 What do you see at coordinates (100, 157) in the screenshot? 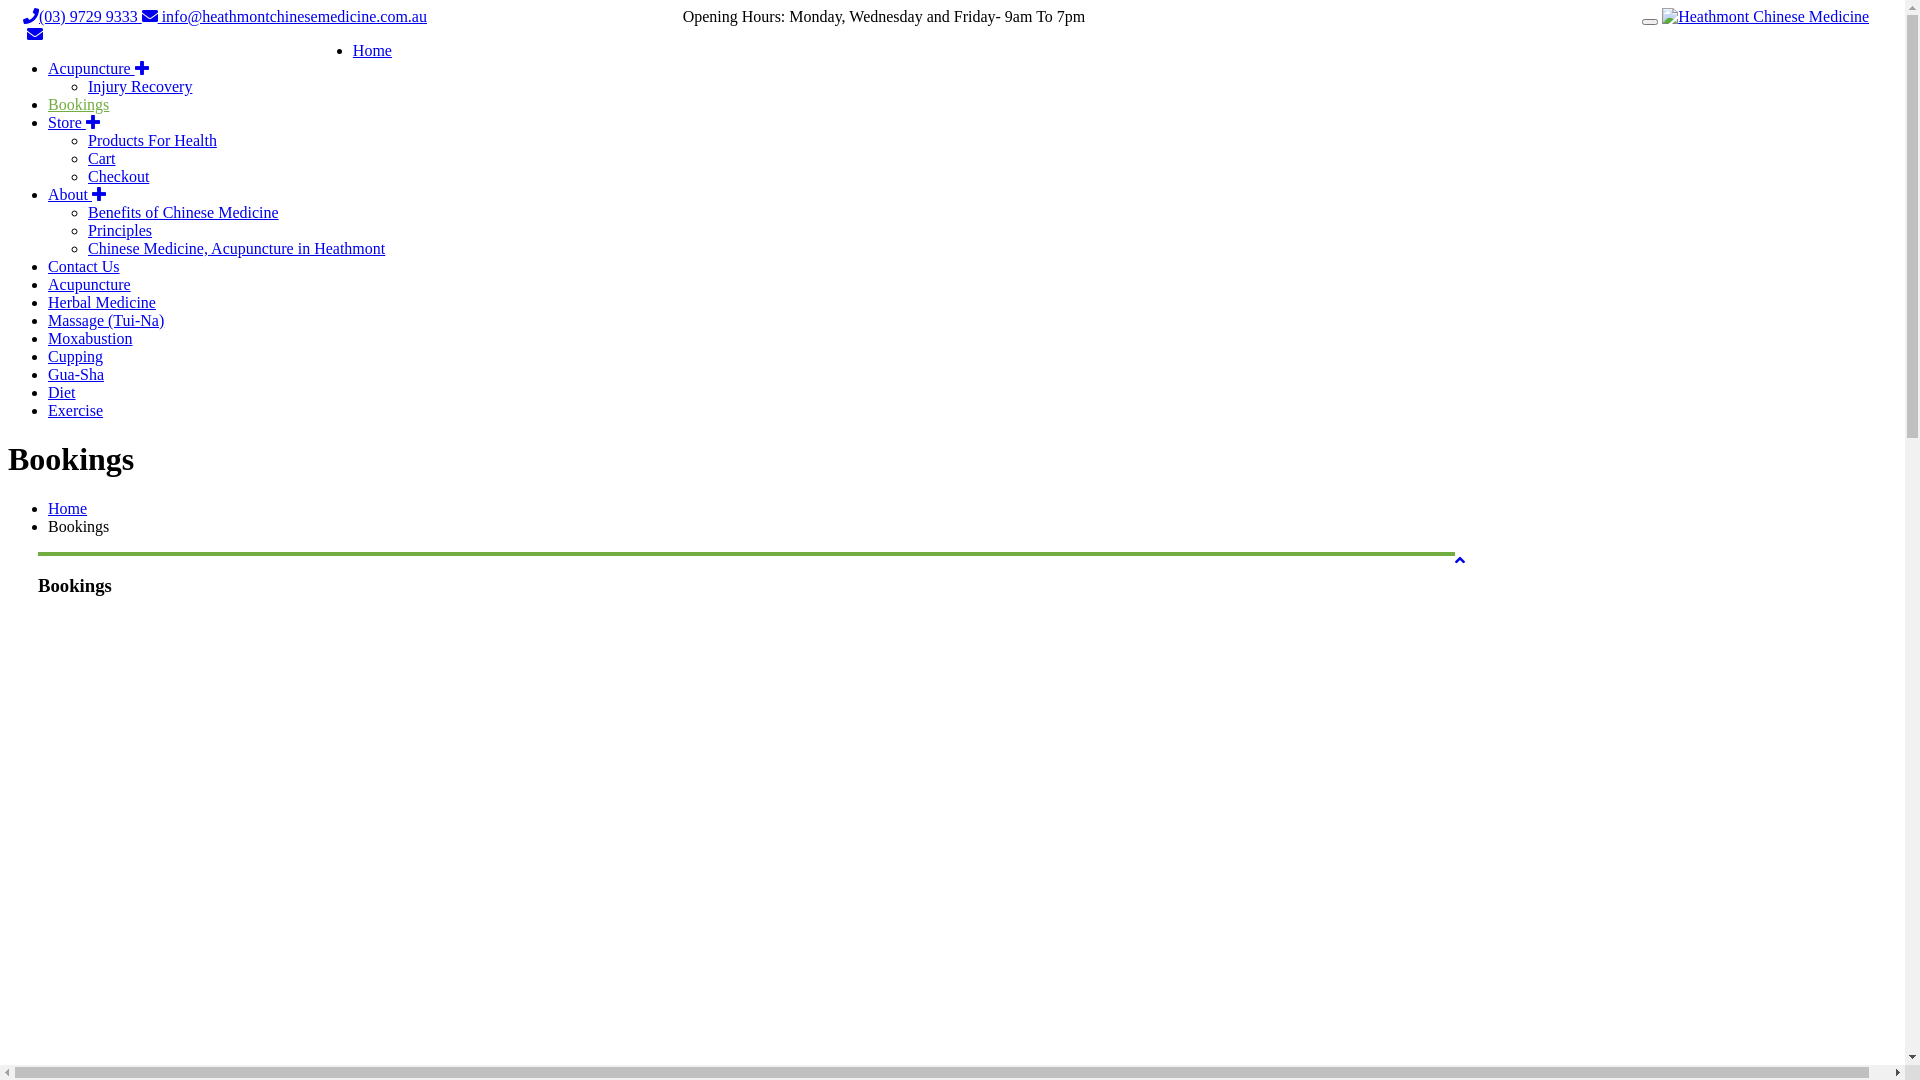
I see `'Cart'` at bounding box center [100, 157].